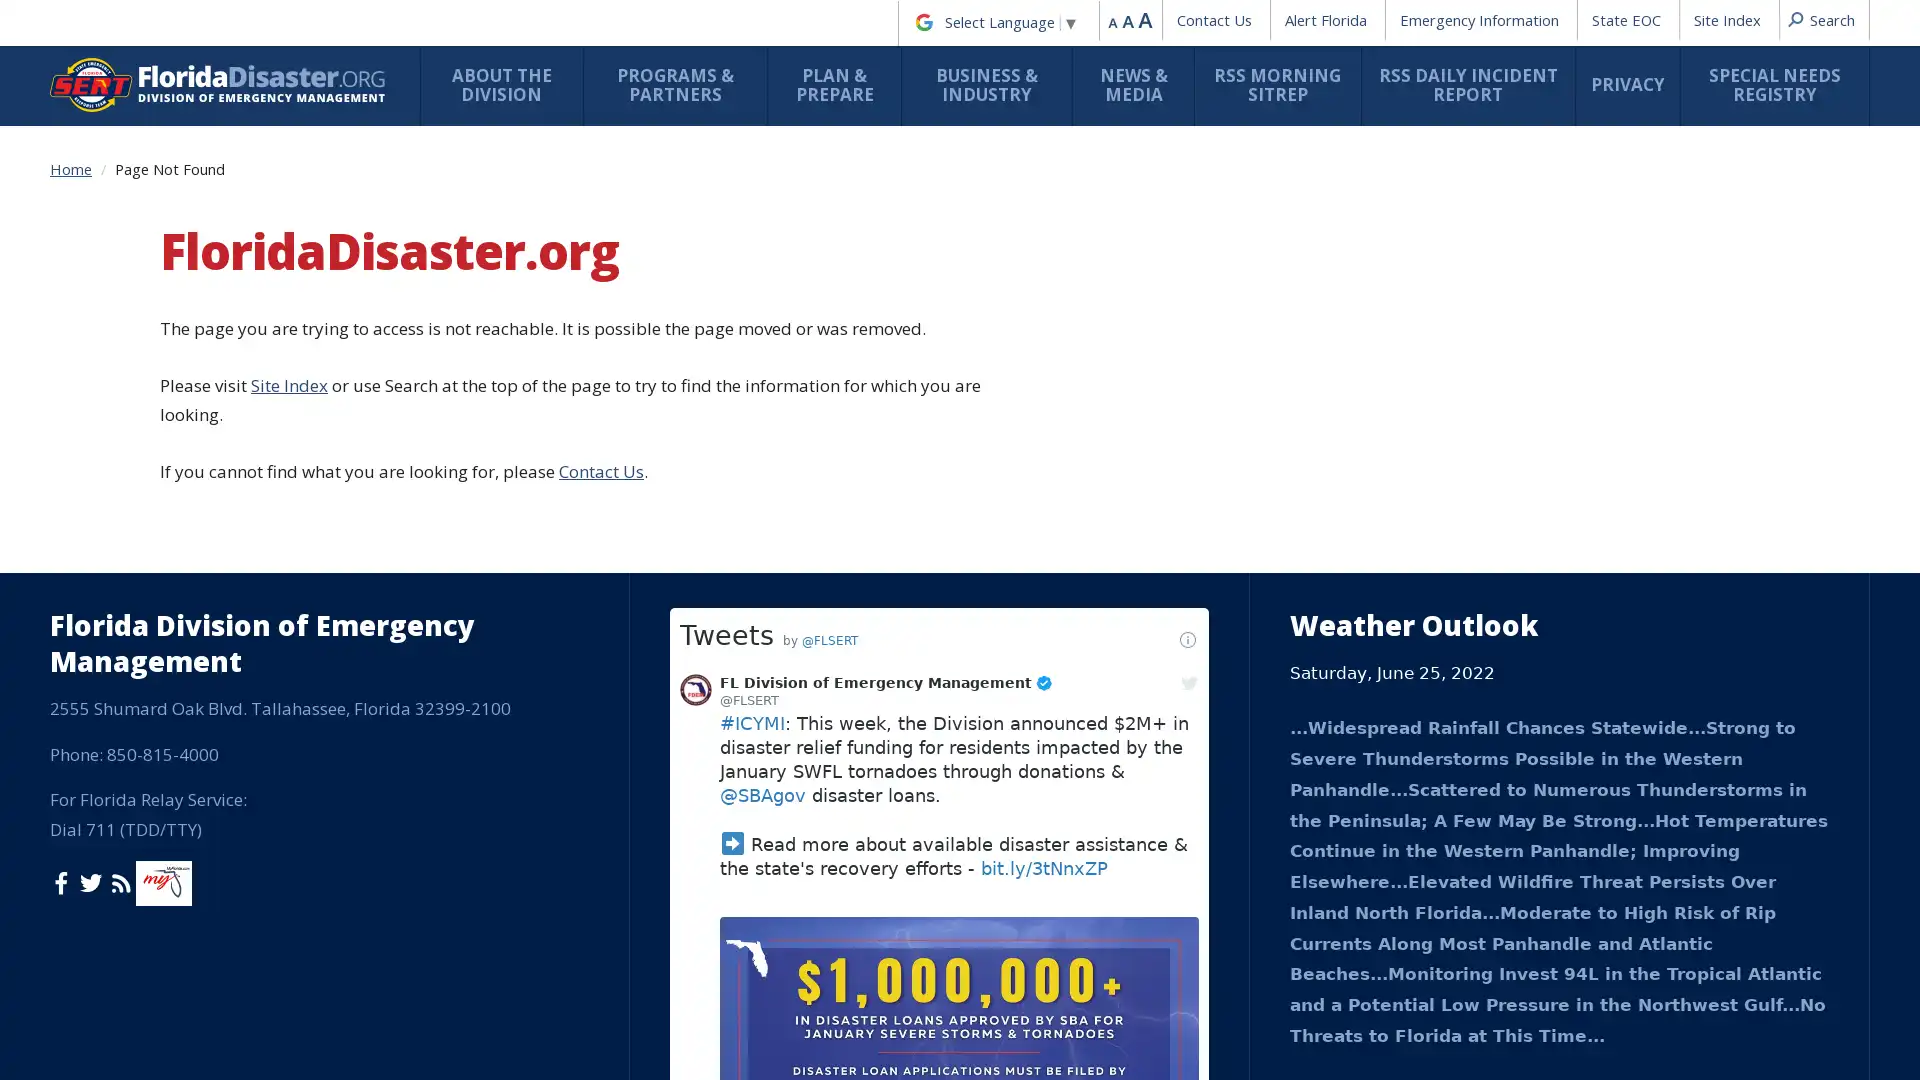 The width and height of the screenshot is (1920, 1080). Describe the element at coordinates (1148, 390) in the screenshot. I see `Toggle More` at that location.